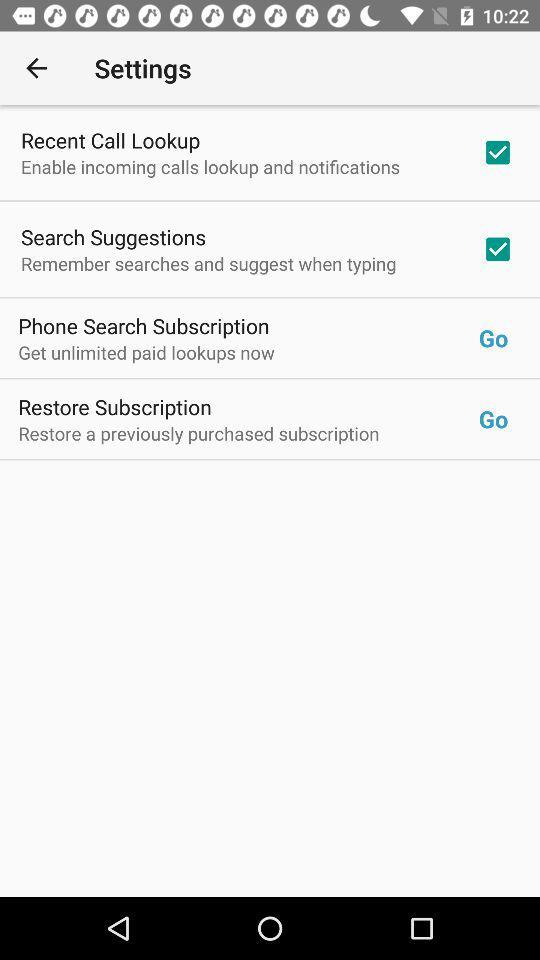 The height and width of the screenshot is (960, 540). What do you see at coordinates (207, 262) in the screenshot?
I see `the remember searches and icon` at bounding box center [207, 262].